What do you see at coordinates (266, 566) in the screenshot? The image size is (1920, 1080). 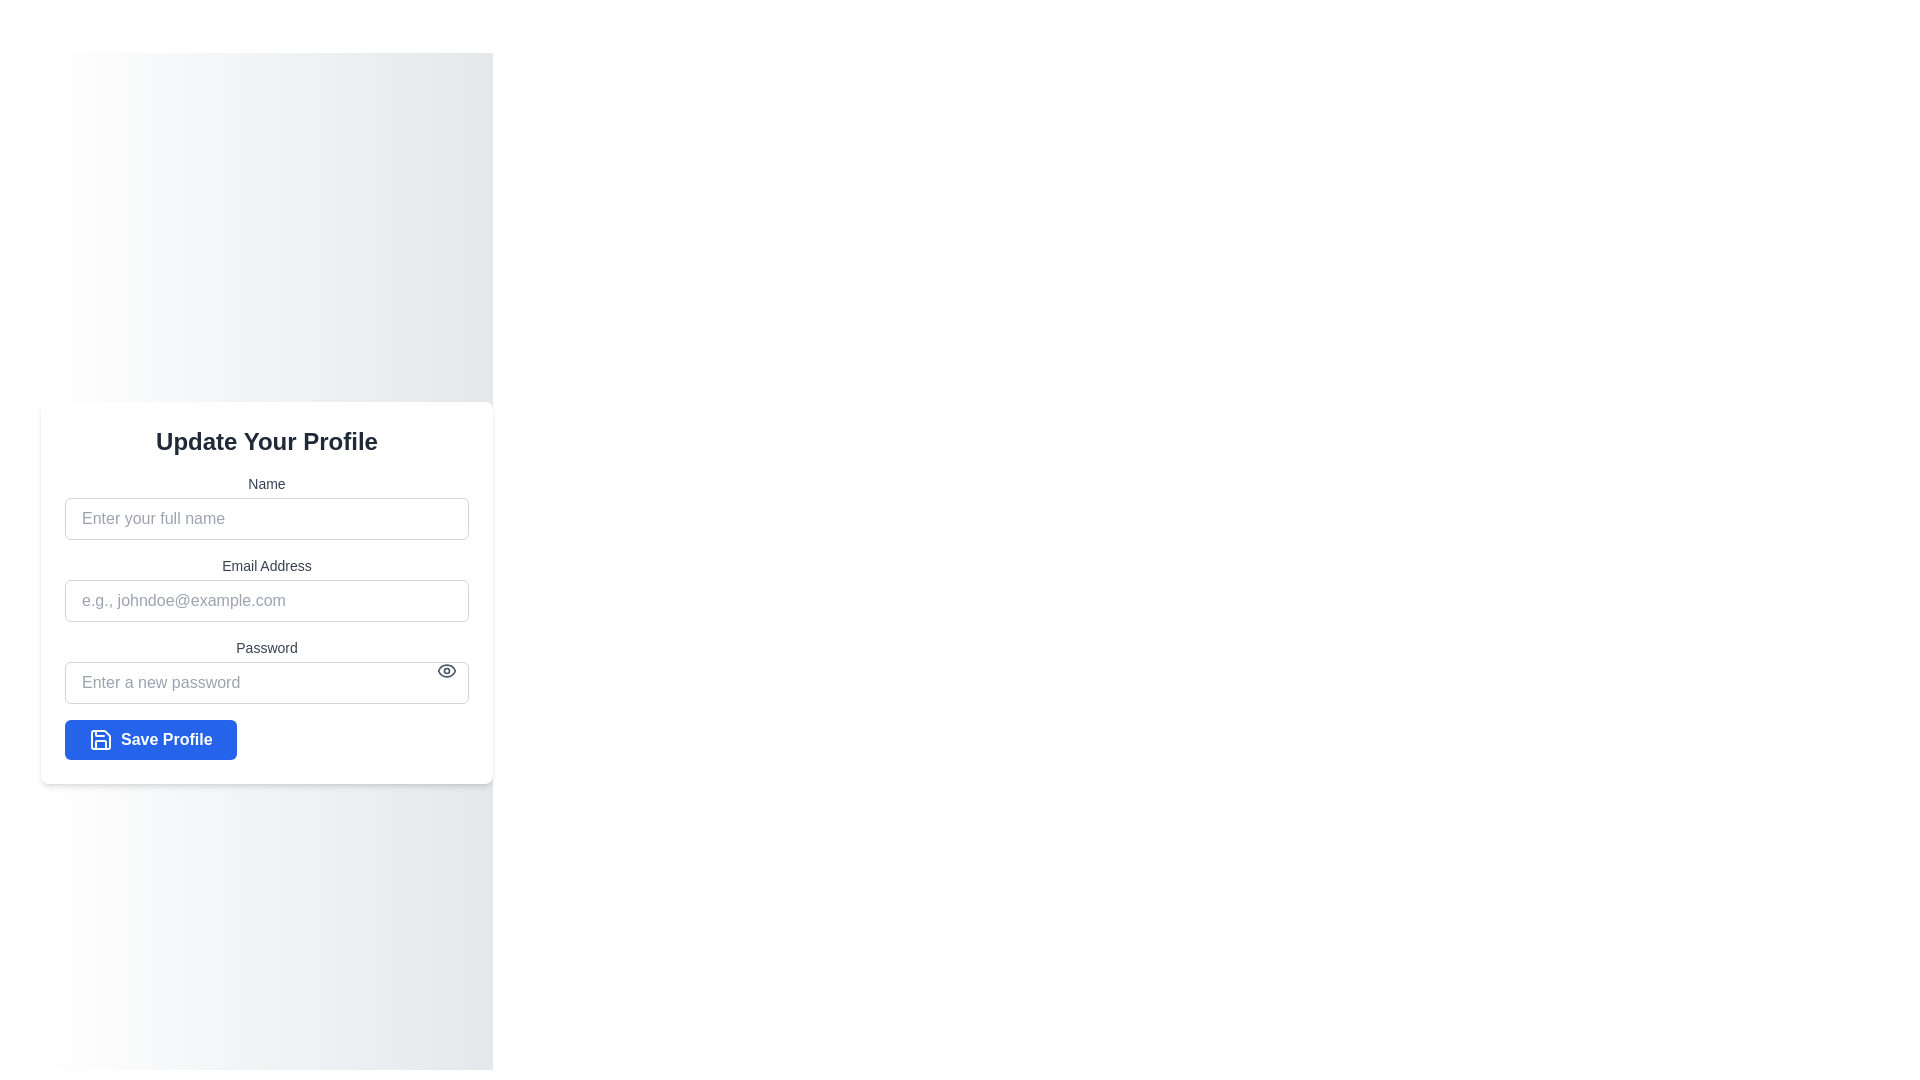 I see `the text label 'Email Address' which is positioned between the 'Name' input field and the email input field` at bounding box center [266, 566].